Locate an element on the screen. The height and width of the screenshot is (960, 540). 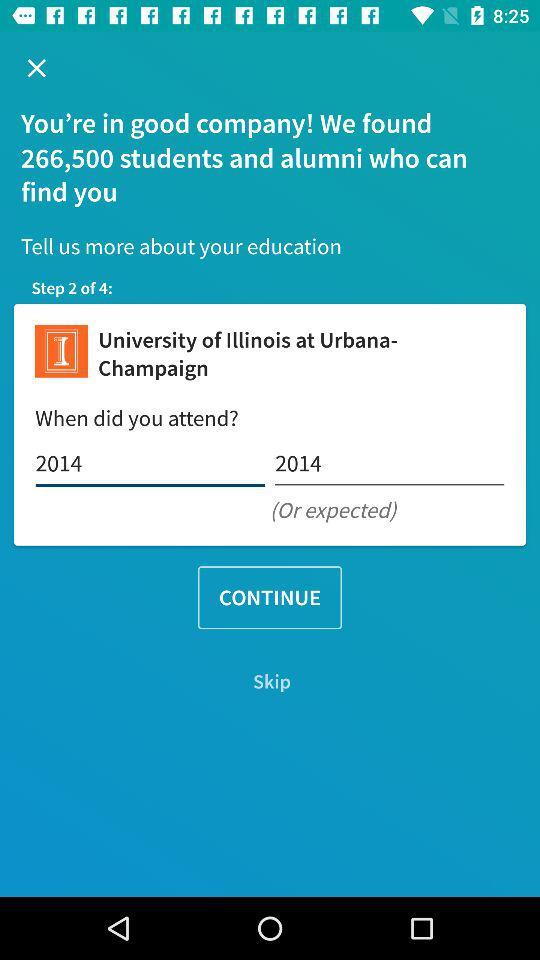
the item above you re in item is located at coordinates (36, 68).